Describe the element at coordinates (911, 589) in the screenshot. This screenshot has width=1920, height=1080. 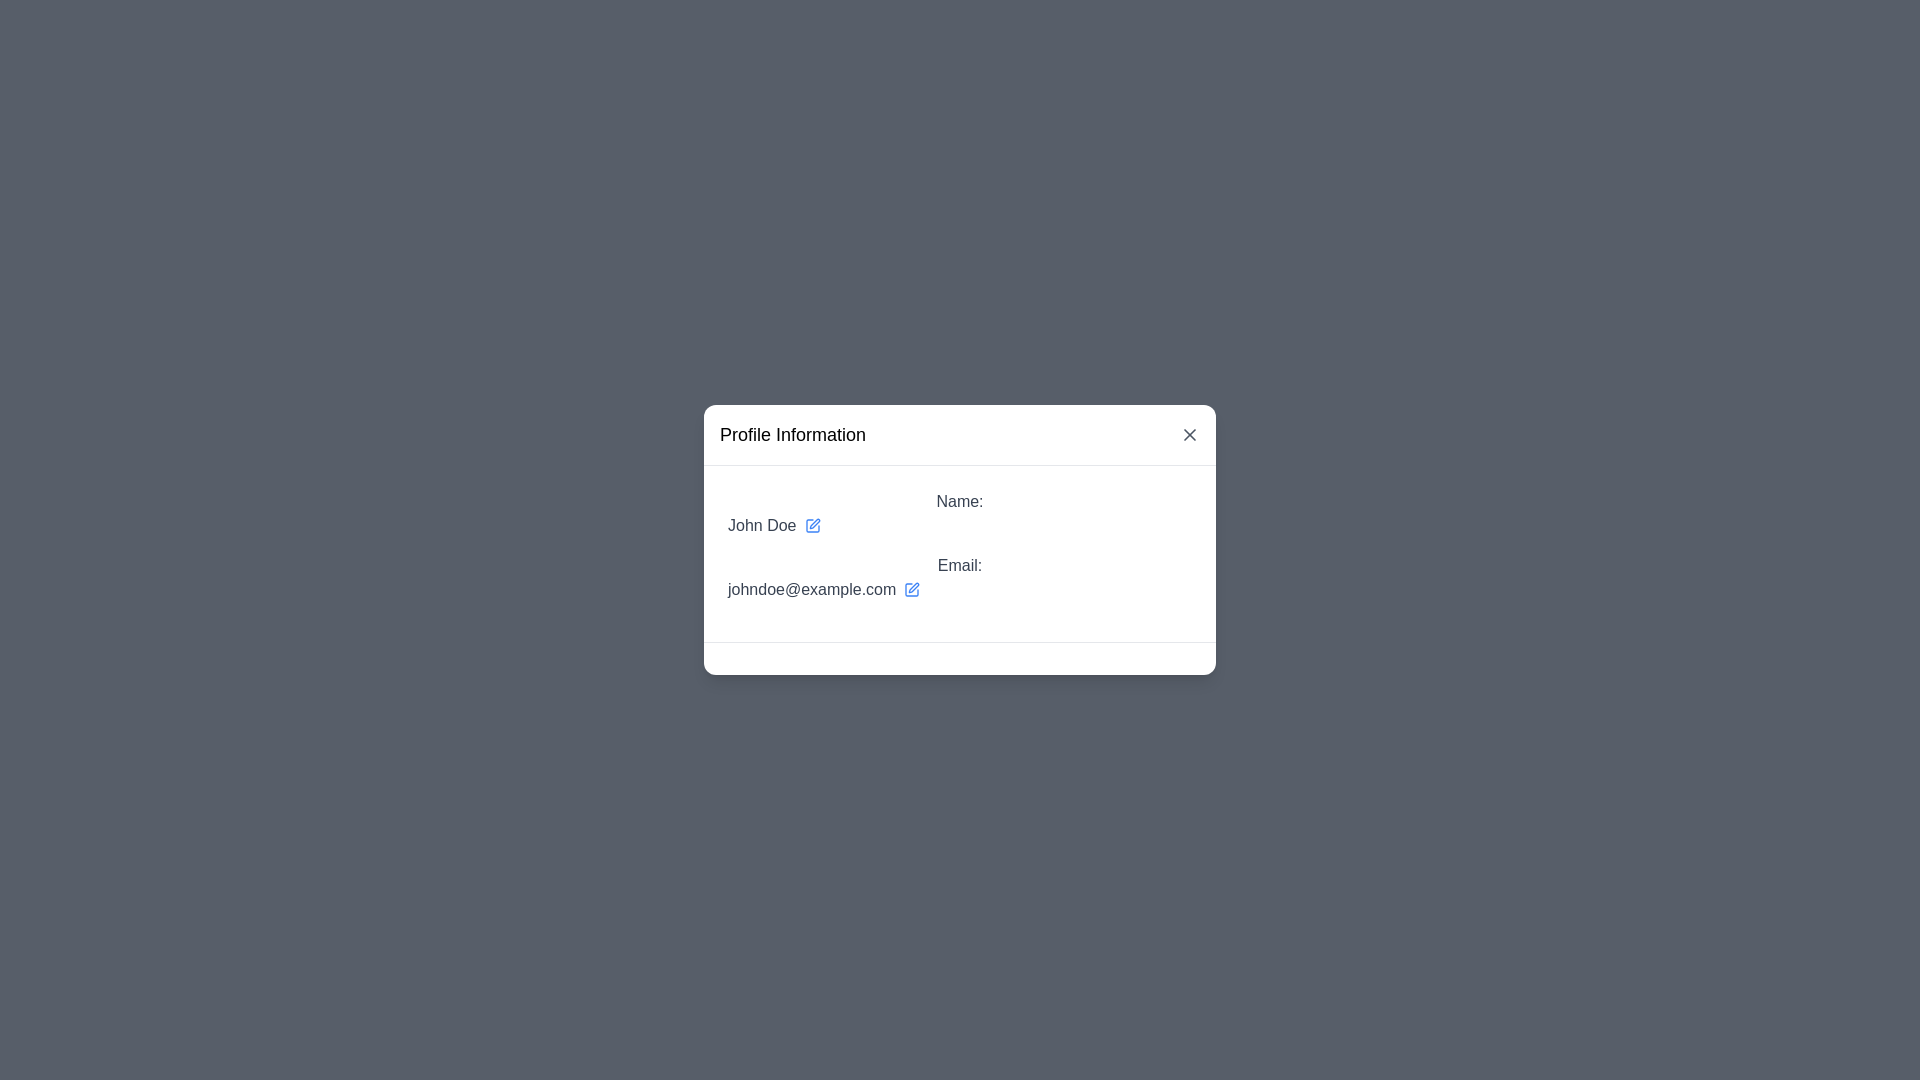
I see `the blue pen icon button located to the right of the email text 'johndoe@example.com' in the 'Profile Information' dialog box to initiate the edit functionality` at that location.